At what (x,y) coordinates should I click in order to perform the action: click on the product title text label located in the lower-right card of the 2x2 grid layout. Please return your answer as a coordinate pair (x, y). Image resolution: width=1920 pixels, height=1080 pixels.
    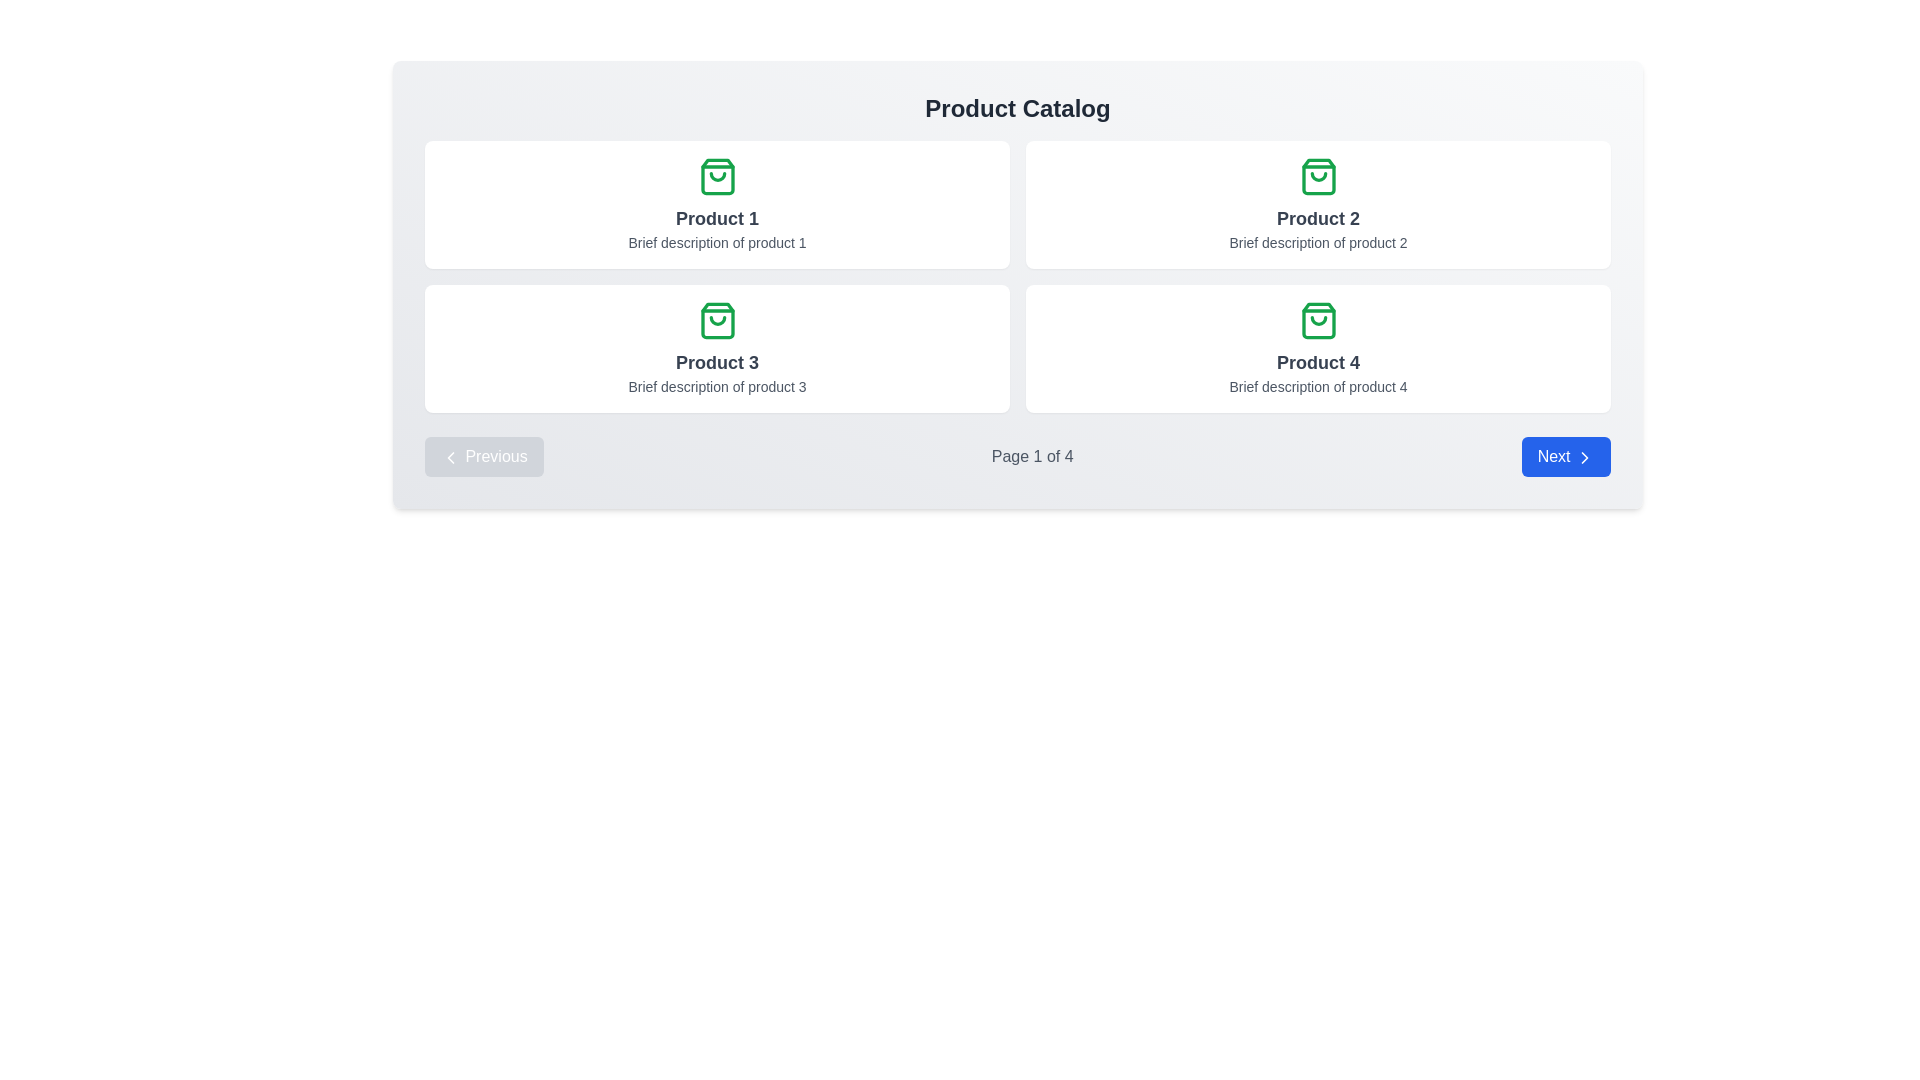
    Looking at the image, I should click on (1318, 362).